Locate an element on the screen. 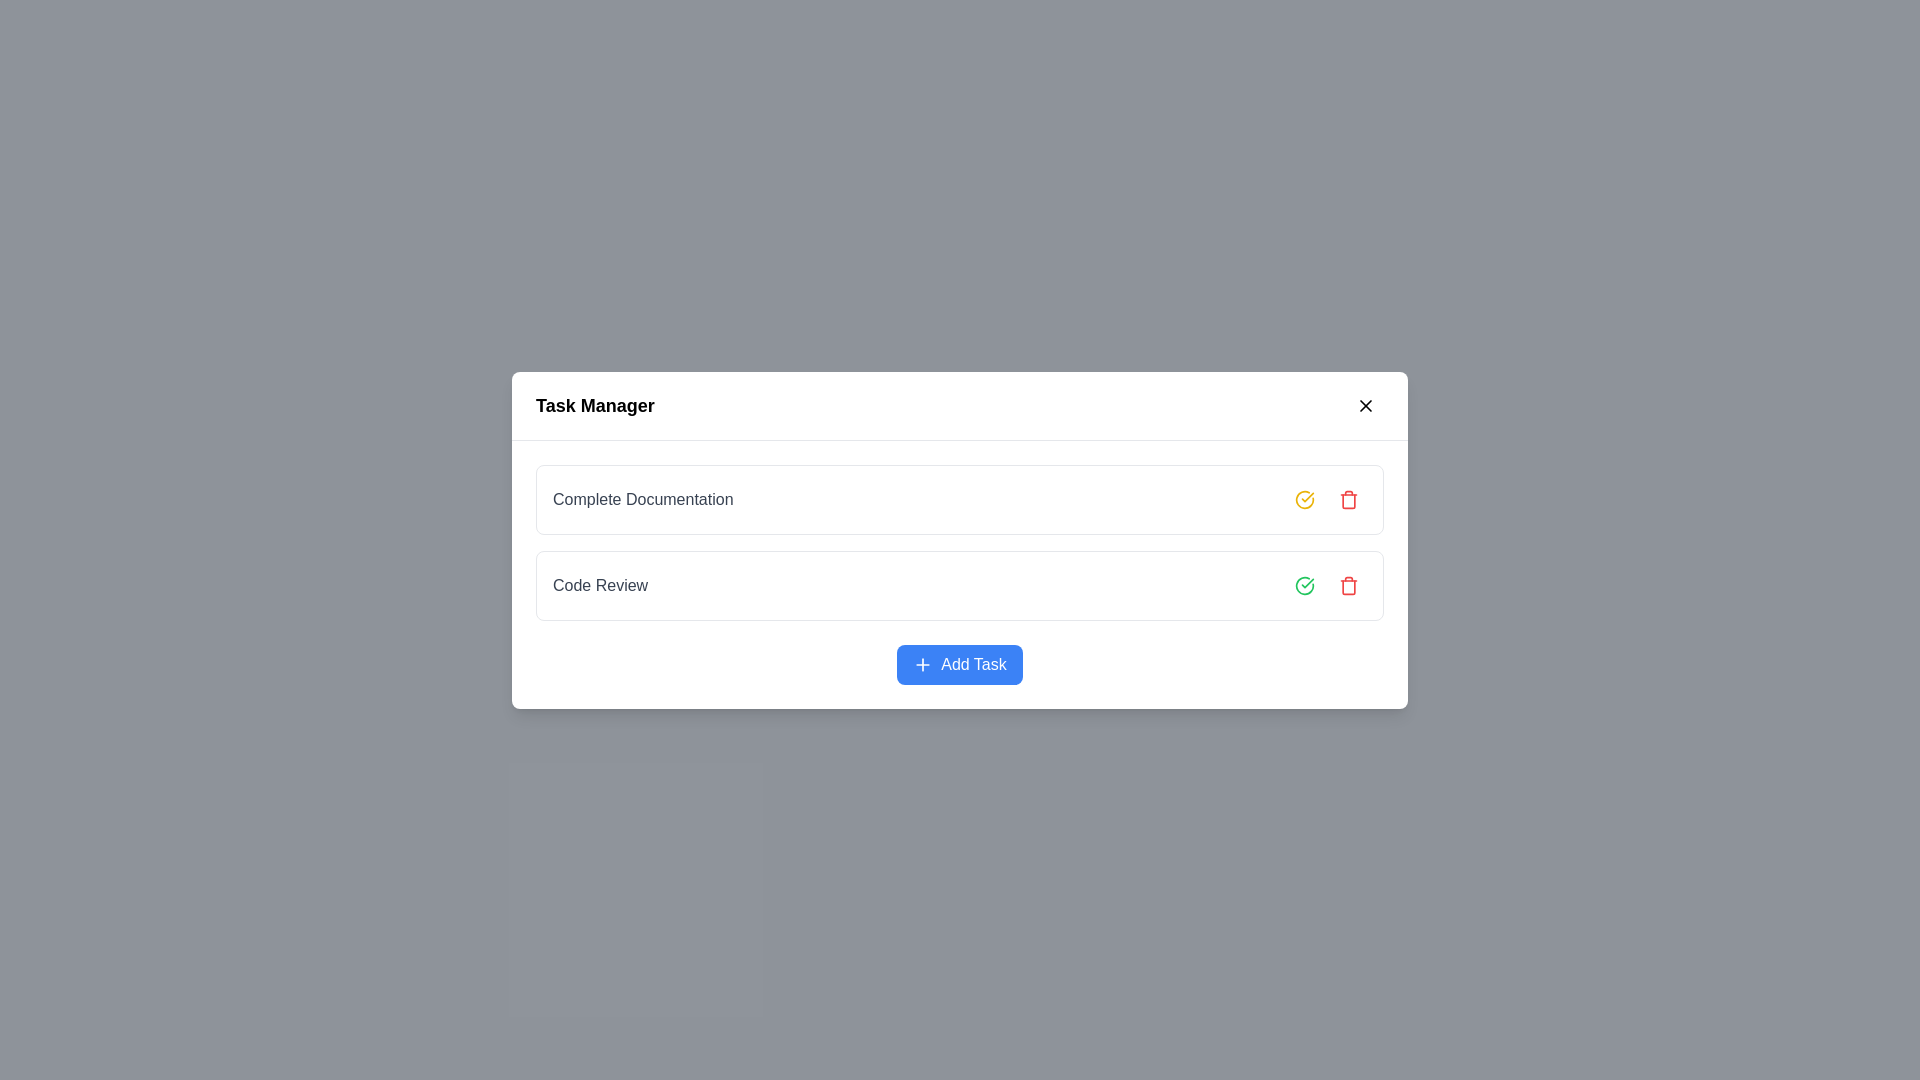 Image resolution: width=1920 pixels, height=1080 pixels. the cross-shaped icon located near the top-right corner of the bounding box within the 'Task Manager' header to invoke its function is located at coordinates (1365, 405).